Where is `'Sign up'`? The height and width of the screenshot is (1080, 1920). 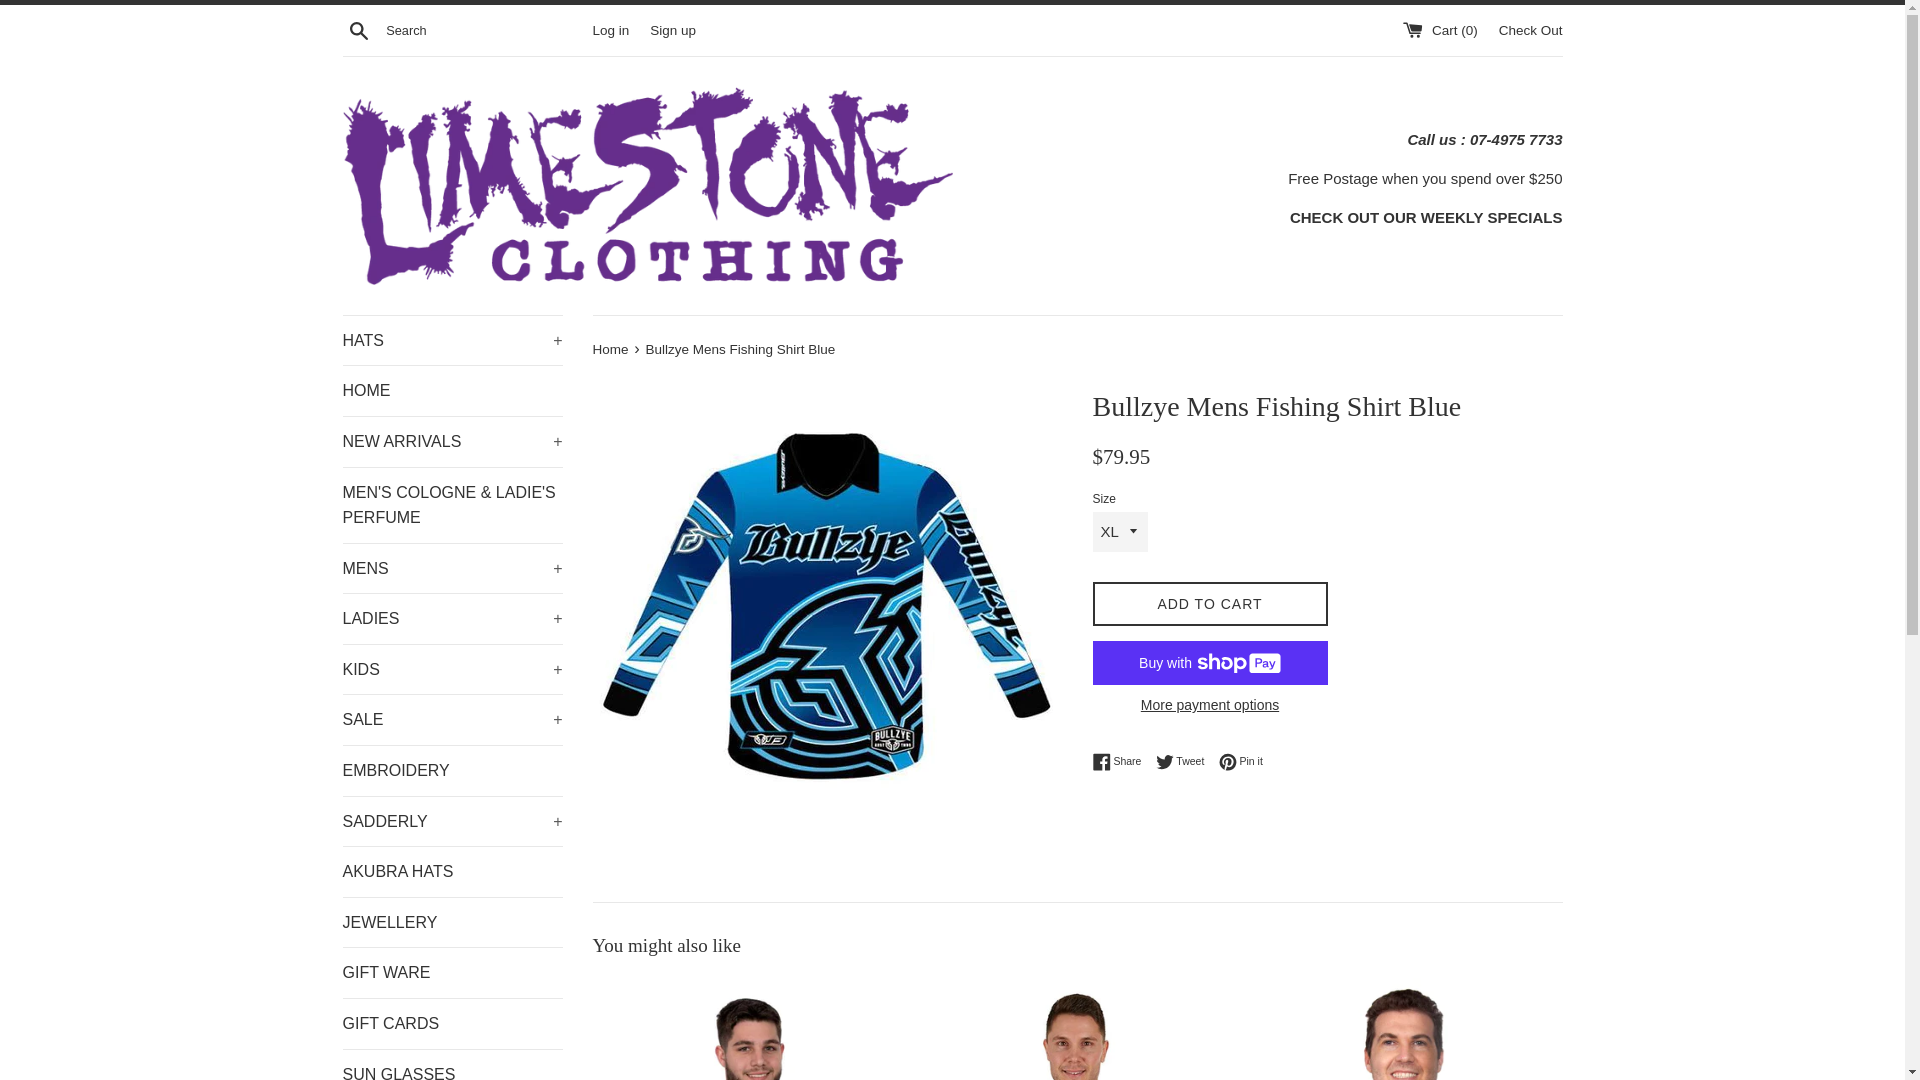
'Sign up' is located at coordinates (672, 29).